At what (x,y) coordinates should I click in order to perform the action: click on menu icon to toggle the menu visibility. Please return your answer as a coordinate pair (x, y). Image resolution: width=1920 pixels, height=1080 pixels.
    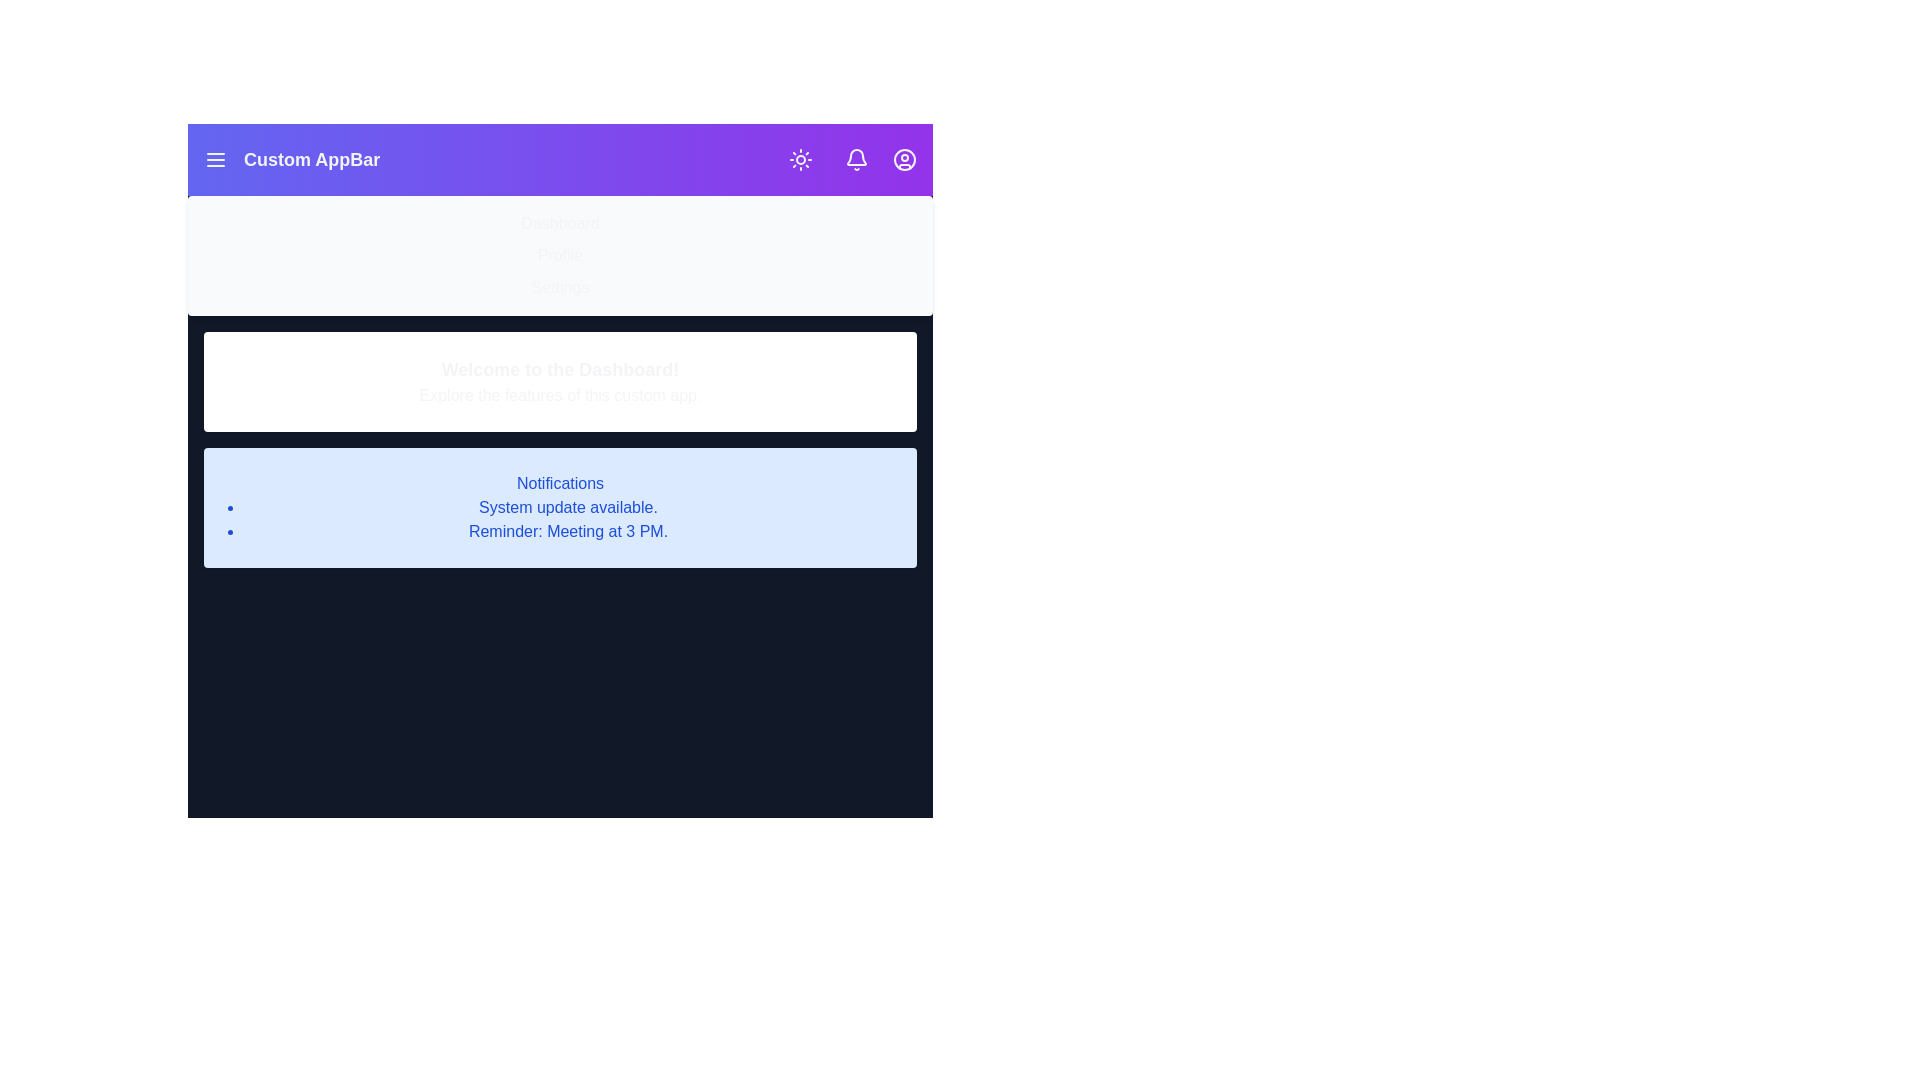
    Looking at the image, I should click on (216, 158).